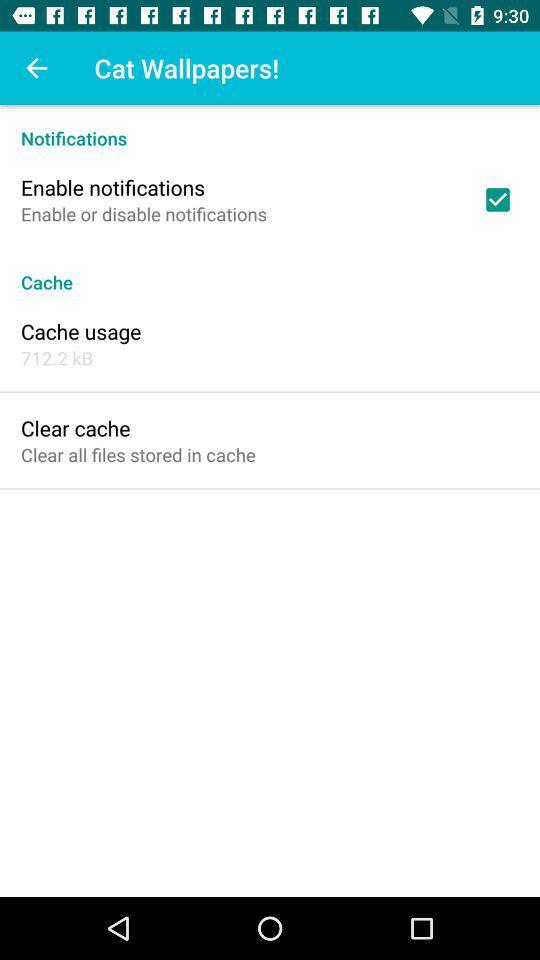 The width and height of the screenshot is (540, 960). I want to click on item at the top right corner, so click(496, 199).